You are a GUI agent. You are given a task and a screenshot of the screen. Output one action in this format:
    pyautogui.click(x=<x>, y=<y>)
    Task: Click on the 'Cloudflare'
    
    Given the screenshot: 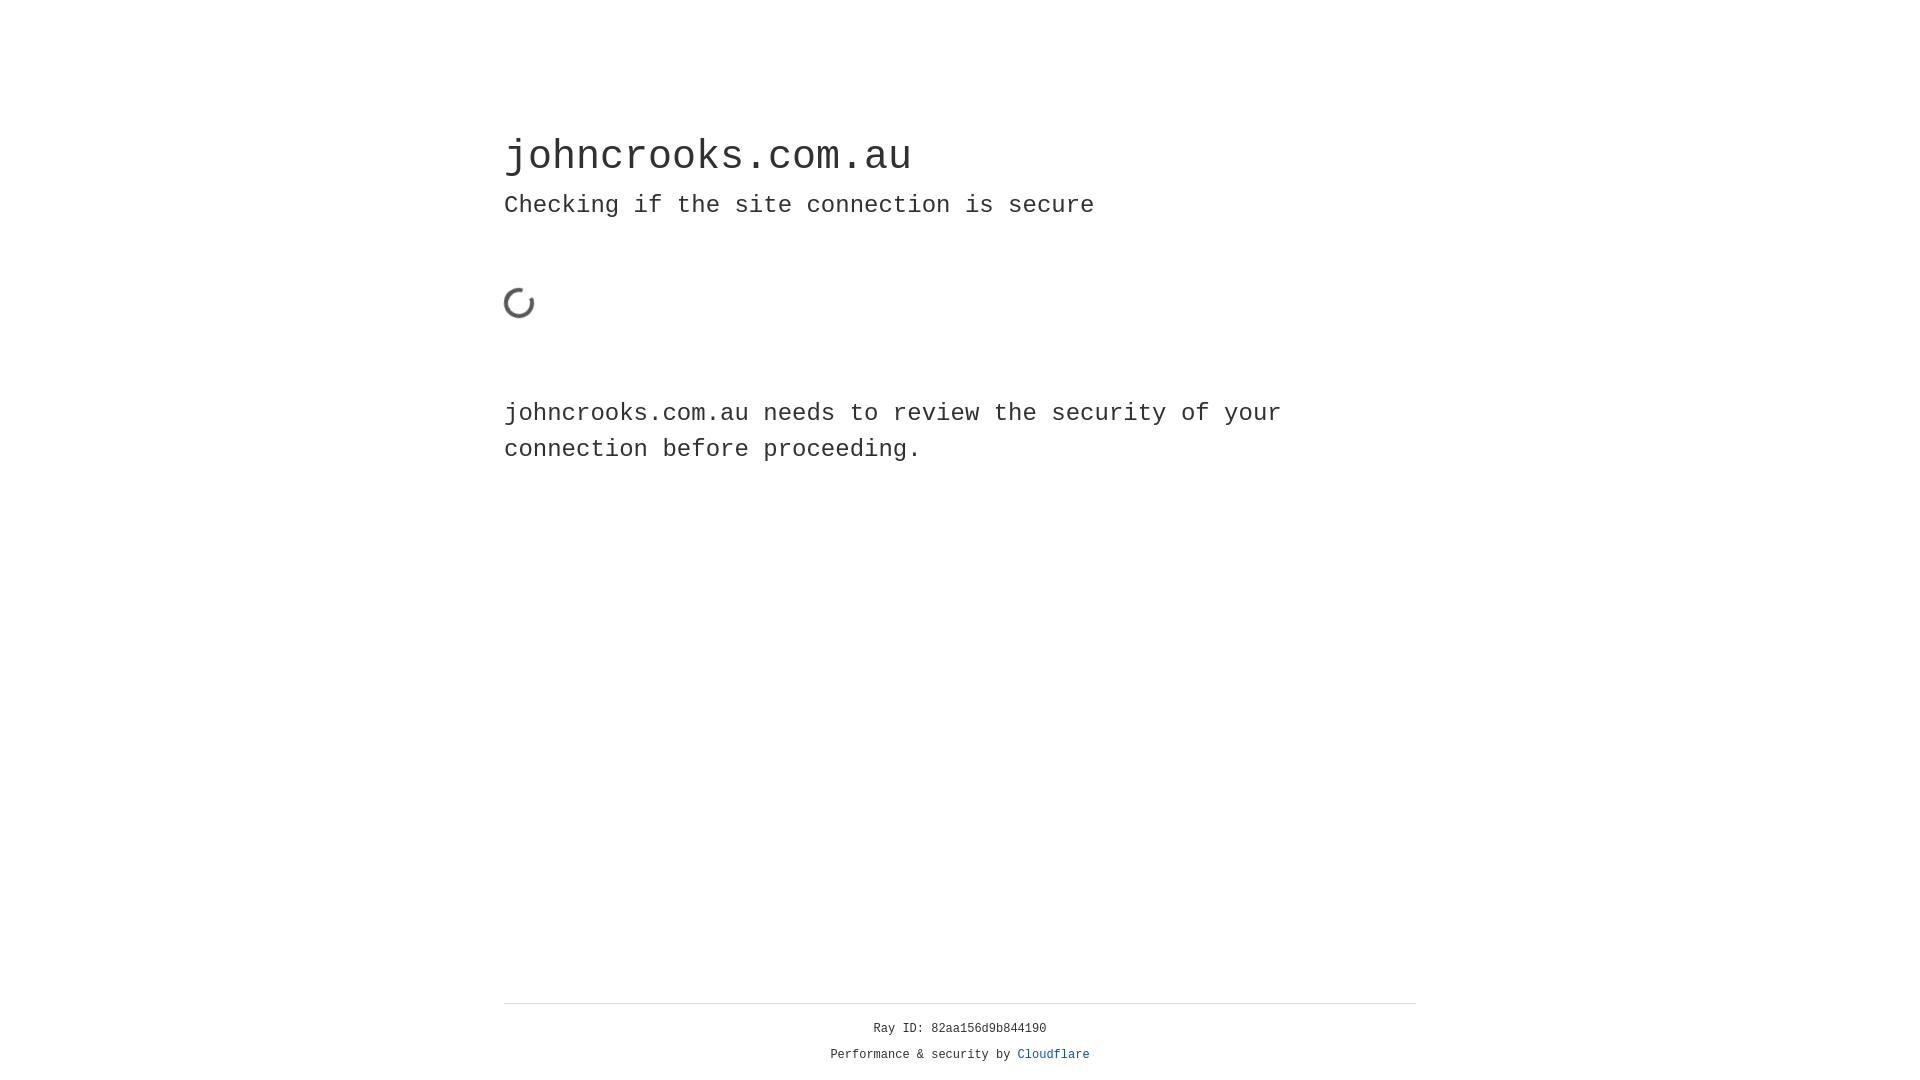 What is the action you would take?
    pyautogui.click(x=1017, y=1054)
    